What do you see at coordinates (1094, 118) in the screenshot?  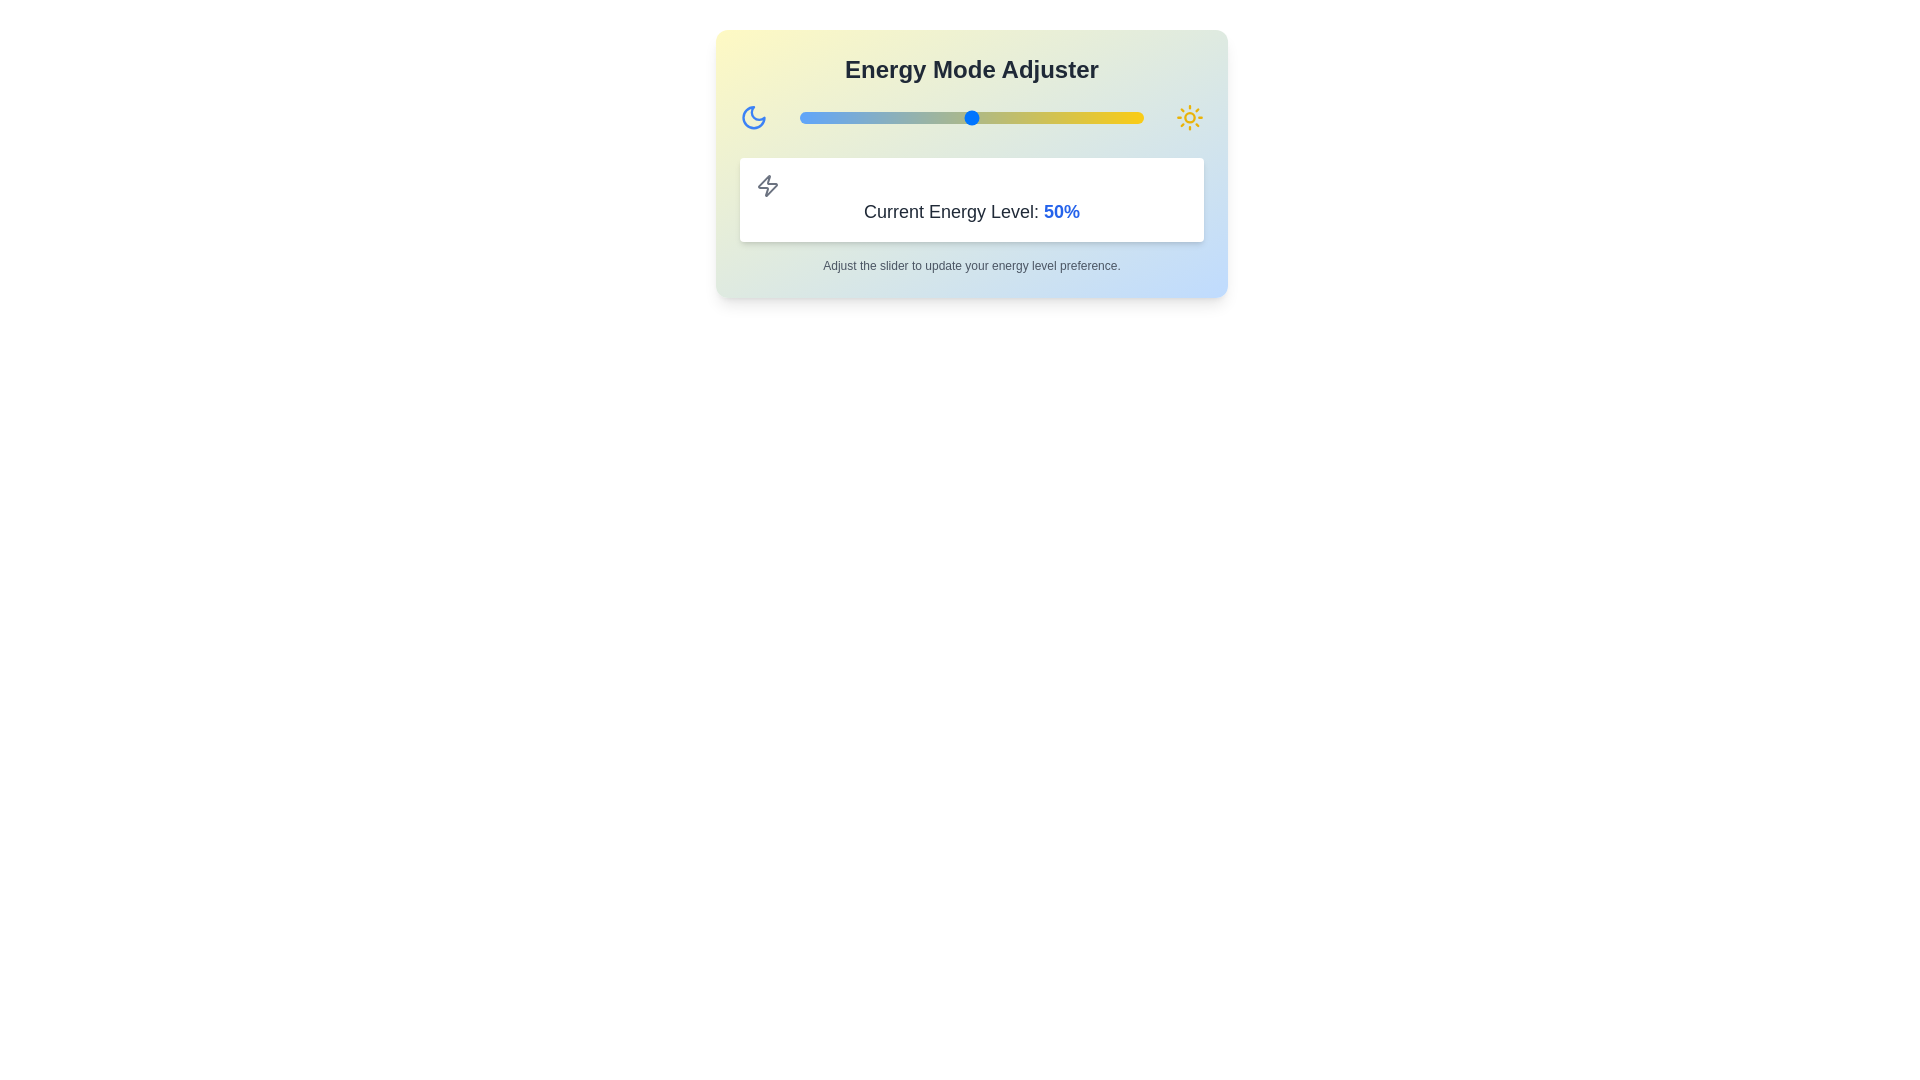 I see `the slider to set the energy level to 86%` at bounding box center [1094, 118].